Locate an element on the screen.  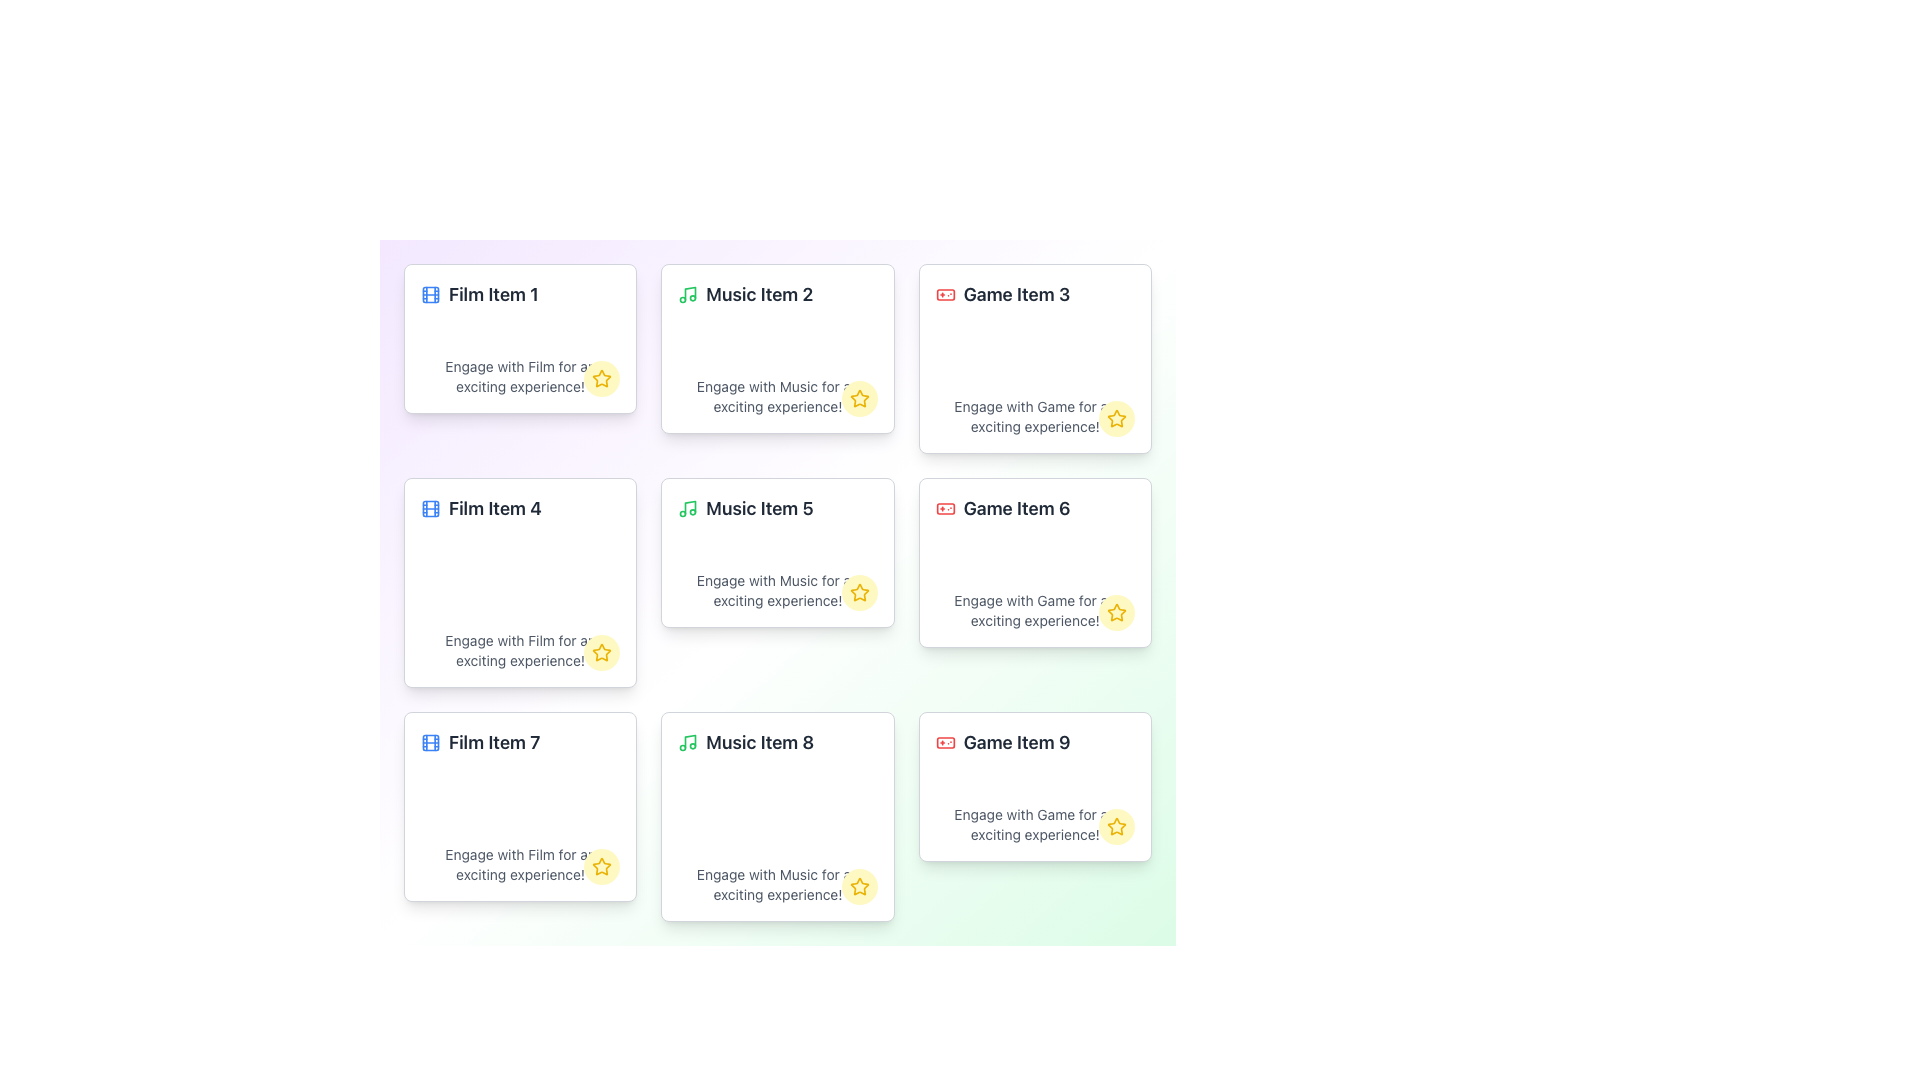
the Information Tile containing 'Film Item 7' and its associated icons is located at coordinates (520, 805).